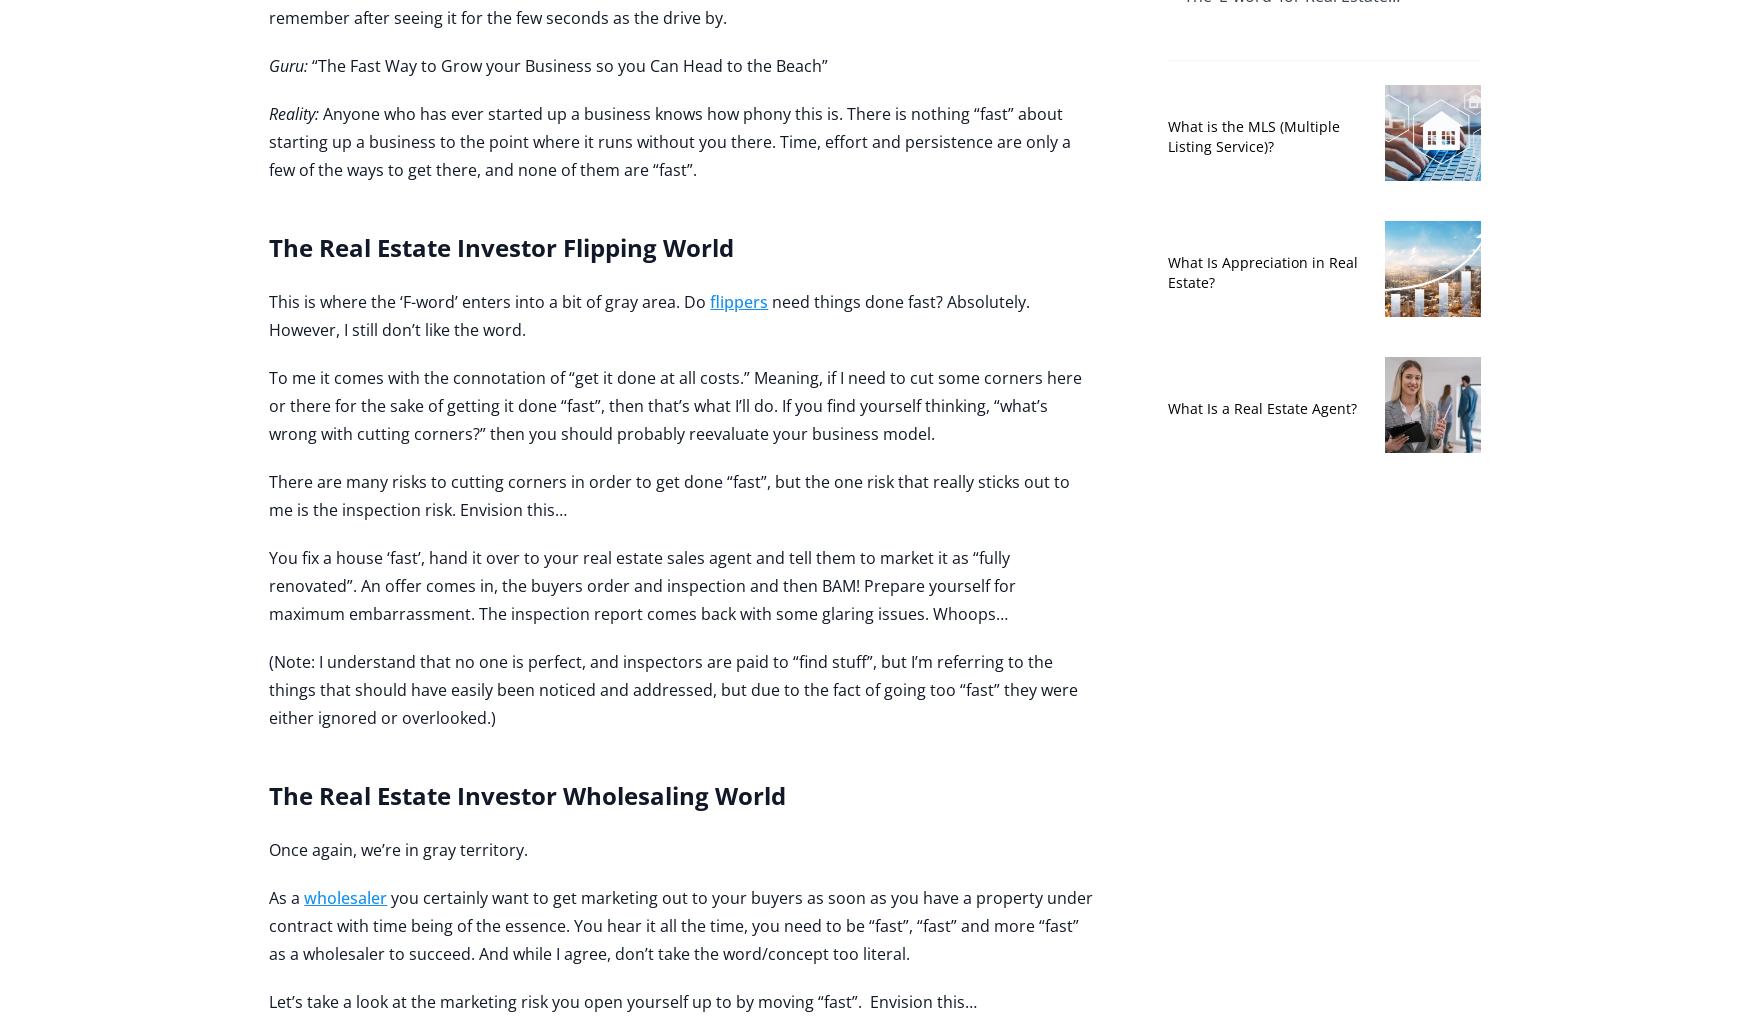  What do you see at coordinates (623, 1002) in the screenshot?
I see `'Let’s take a look at the marketing risk you open yourself up to by moving “fast”.  Envision this…'` at bounding box center [623, 1002].